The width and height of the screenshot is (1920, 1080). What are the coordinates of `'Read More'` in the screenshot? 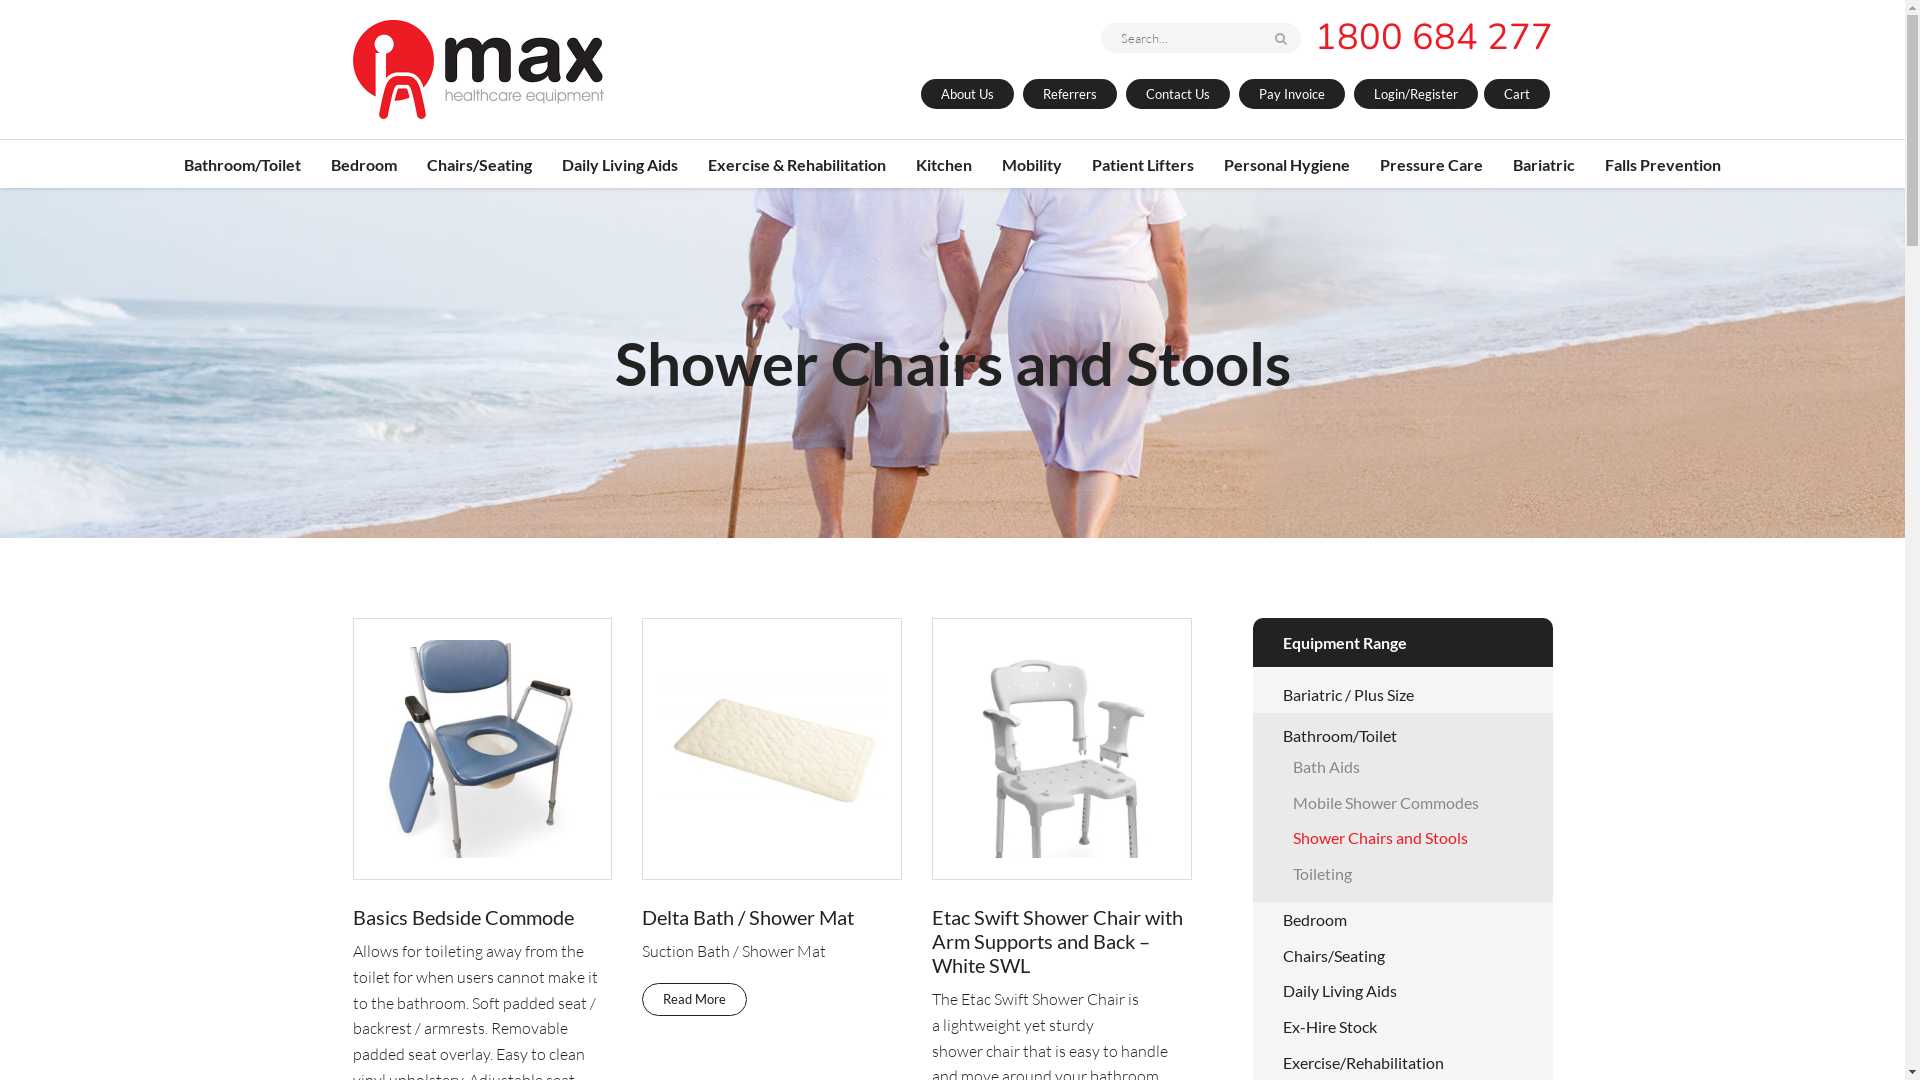 It's located at (694, 999).